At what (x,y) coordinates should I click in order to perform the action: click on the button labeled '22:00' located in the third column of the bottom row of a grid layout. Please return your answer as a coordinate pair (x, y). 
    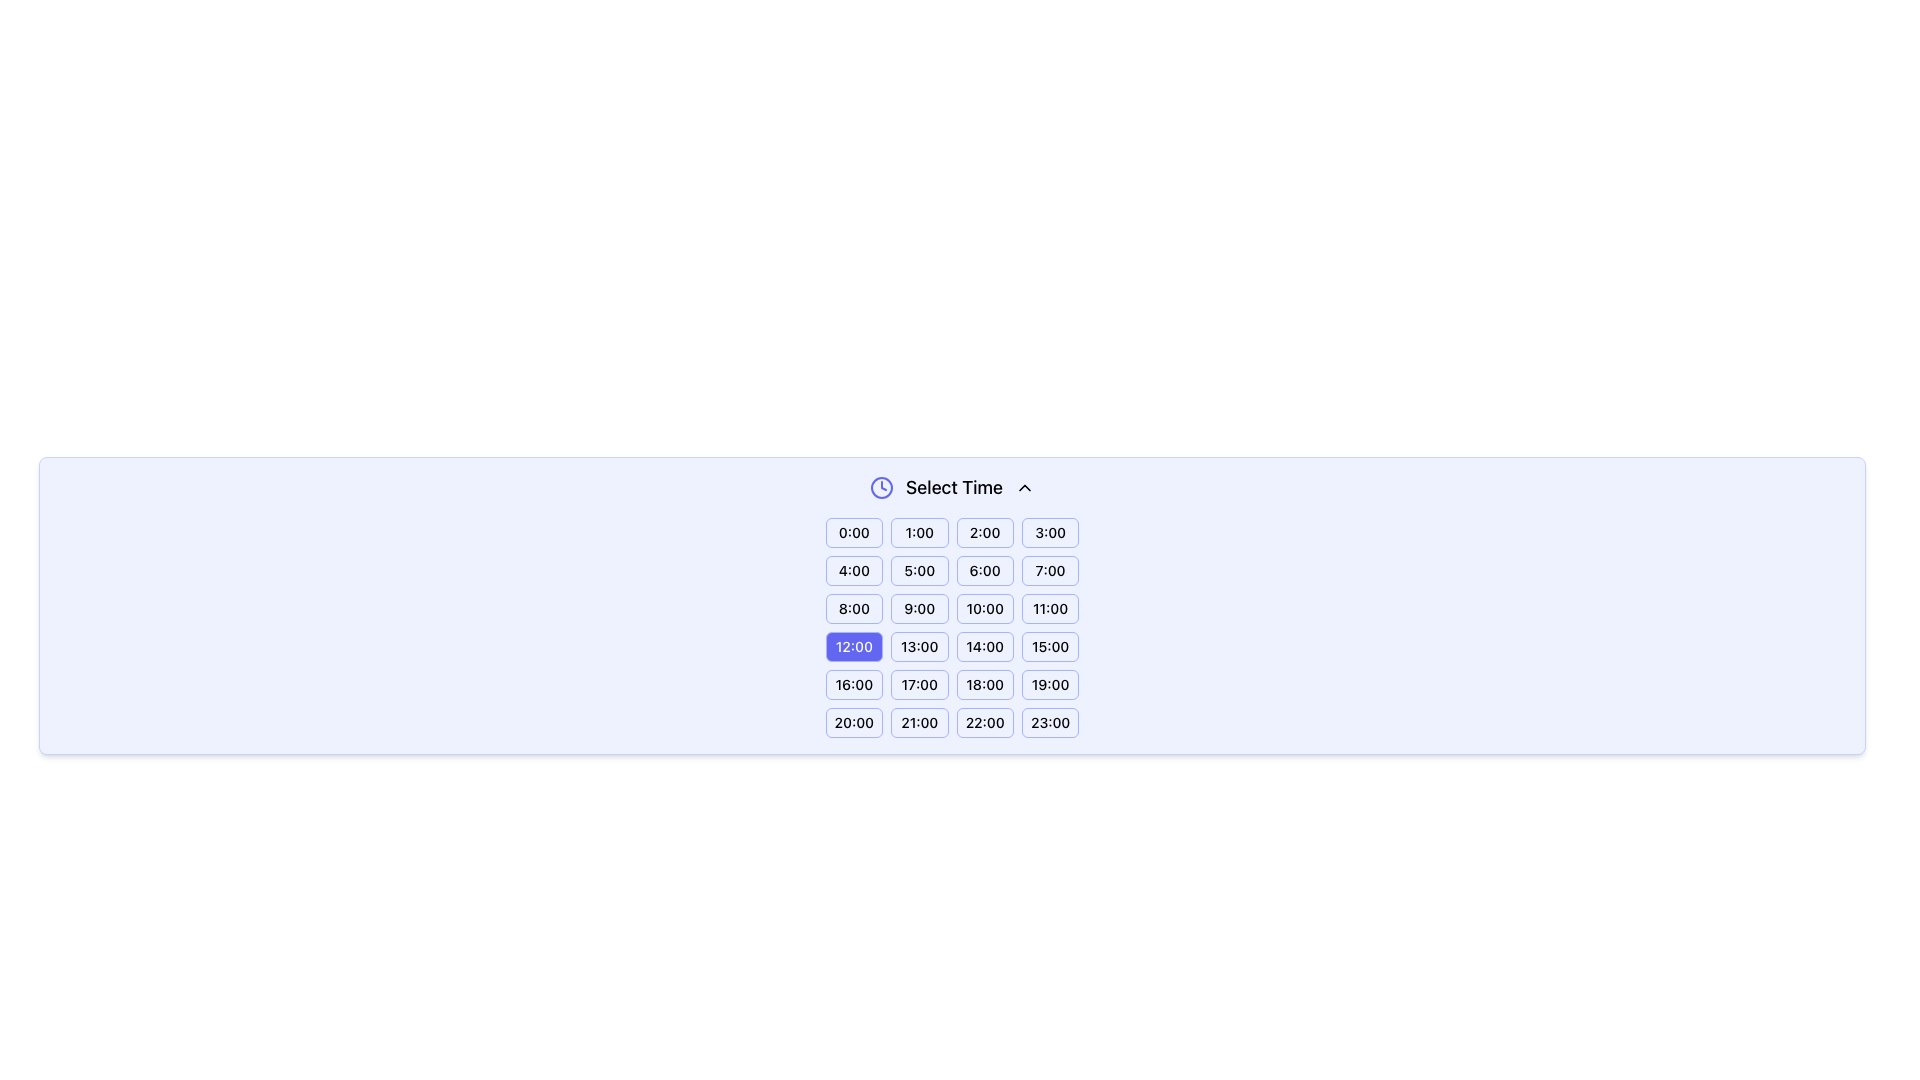
    Looking at the image, I should click on (985, 722).